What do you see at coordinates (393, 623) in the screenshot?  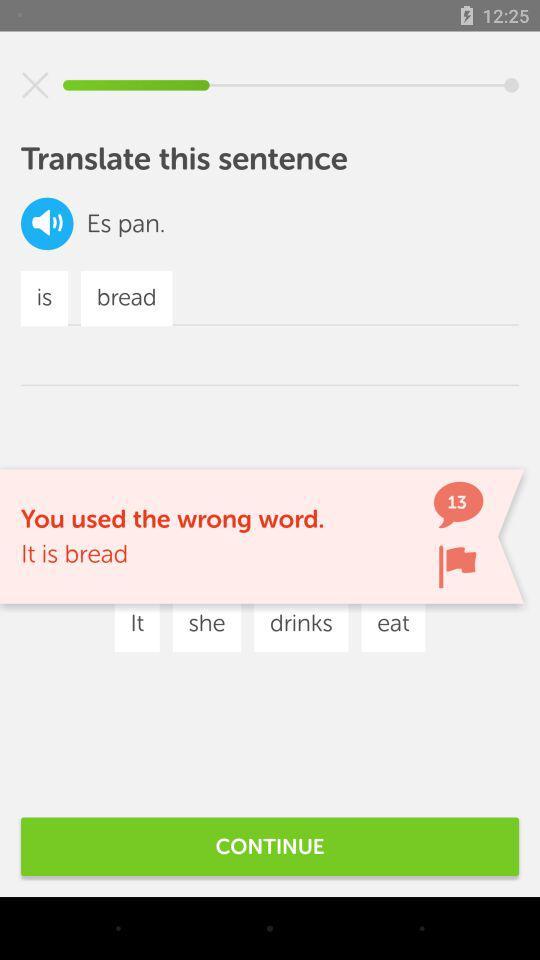 I see `icon to the right of the drinks` at bounding box center [393, 623].